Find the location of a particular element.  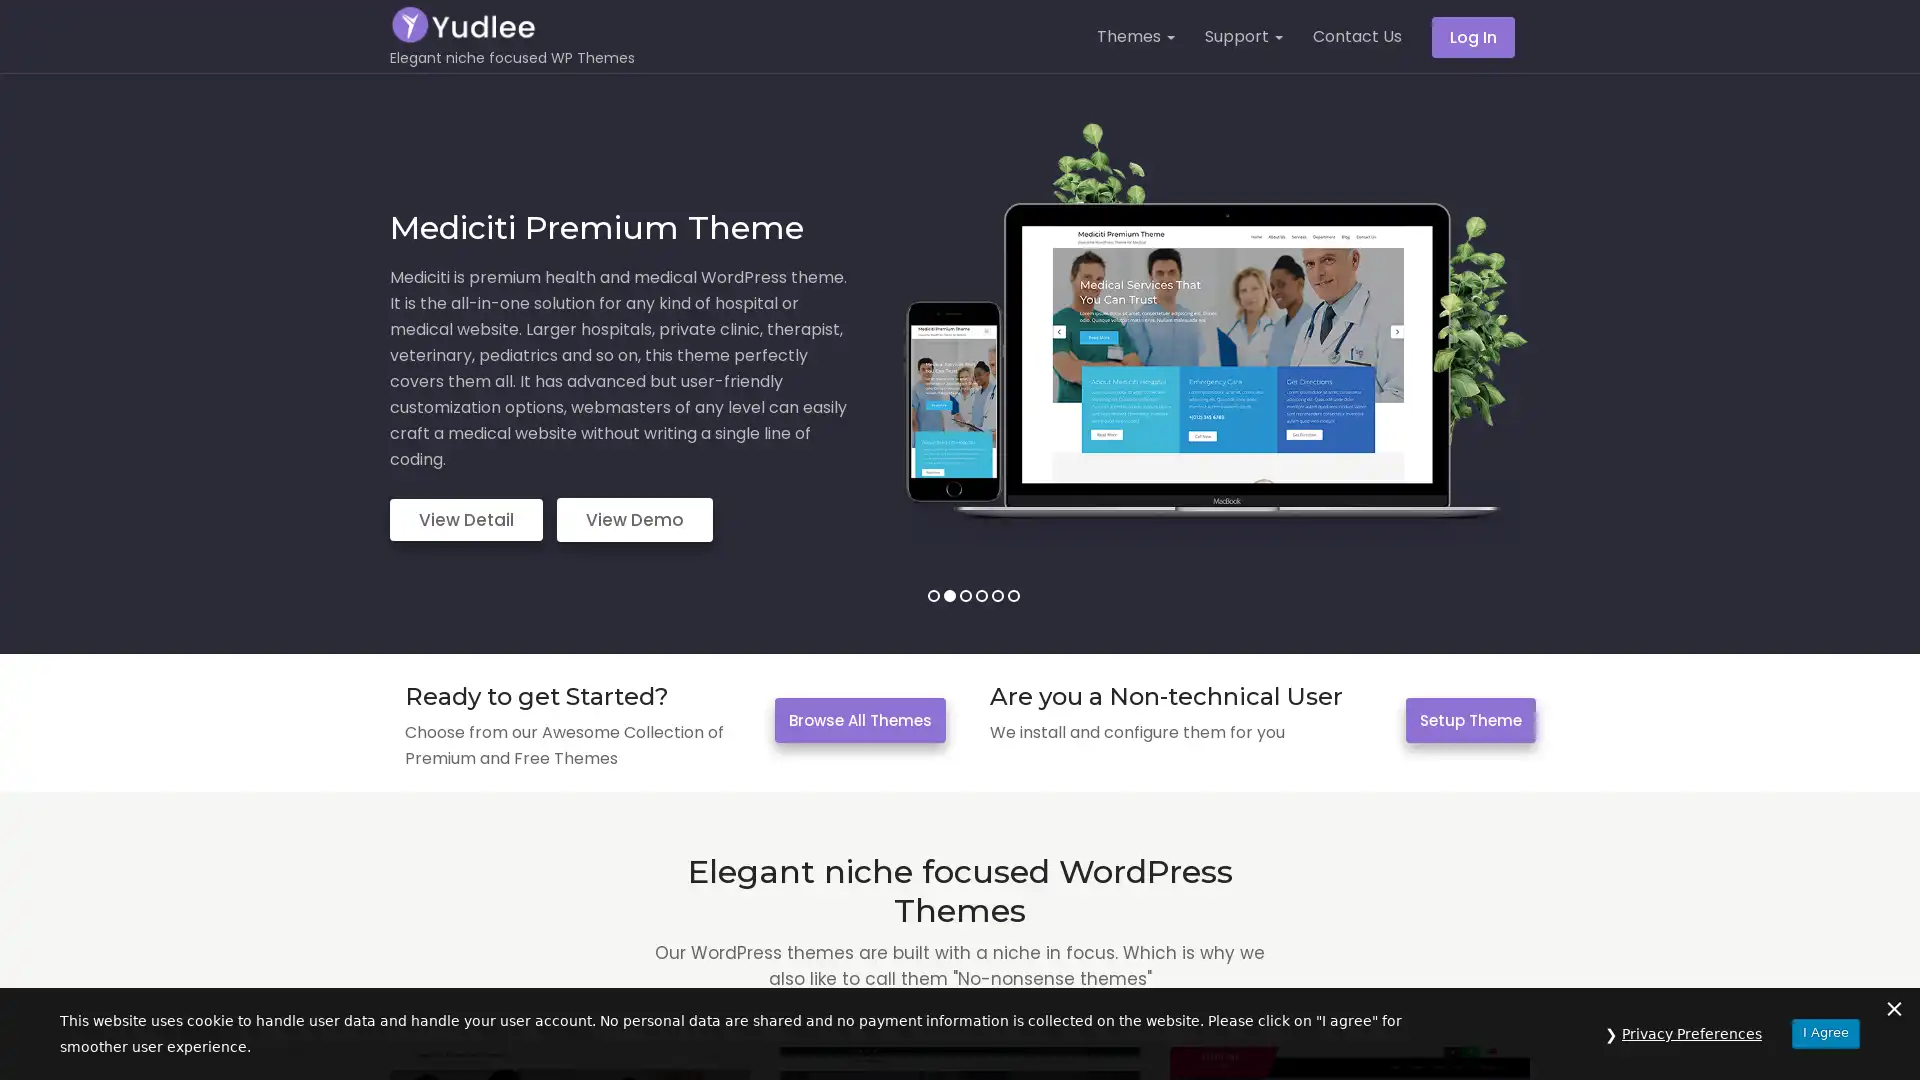

2 is located at coordinates (948, 595).